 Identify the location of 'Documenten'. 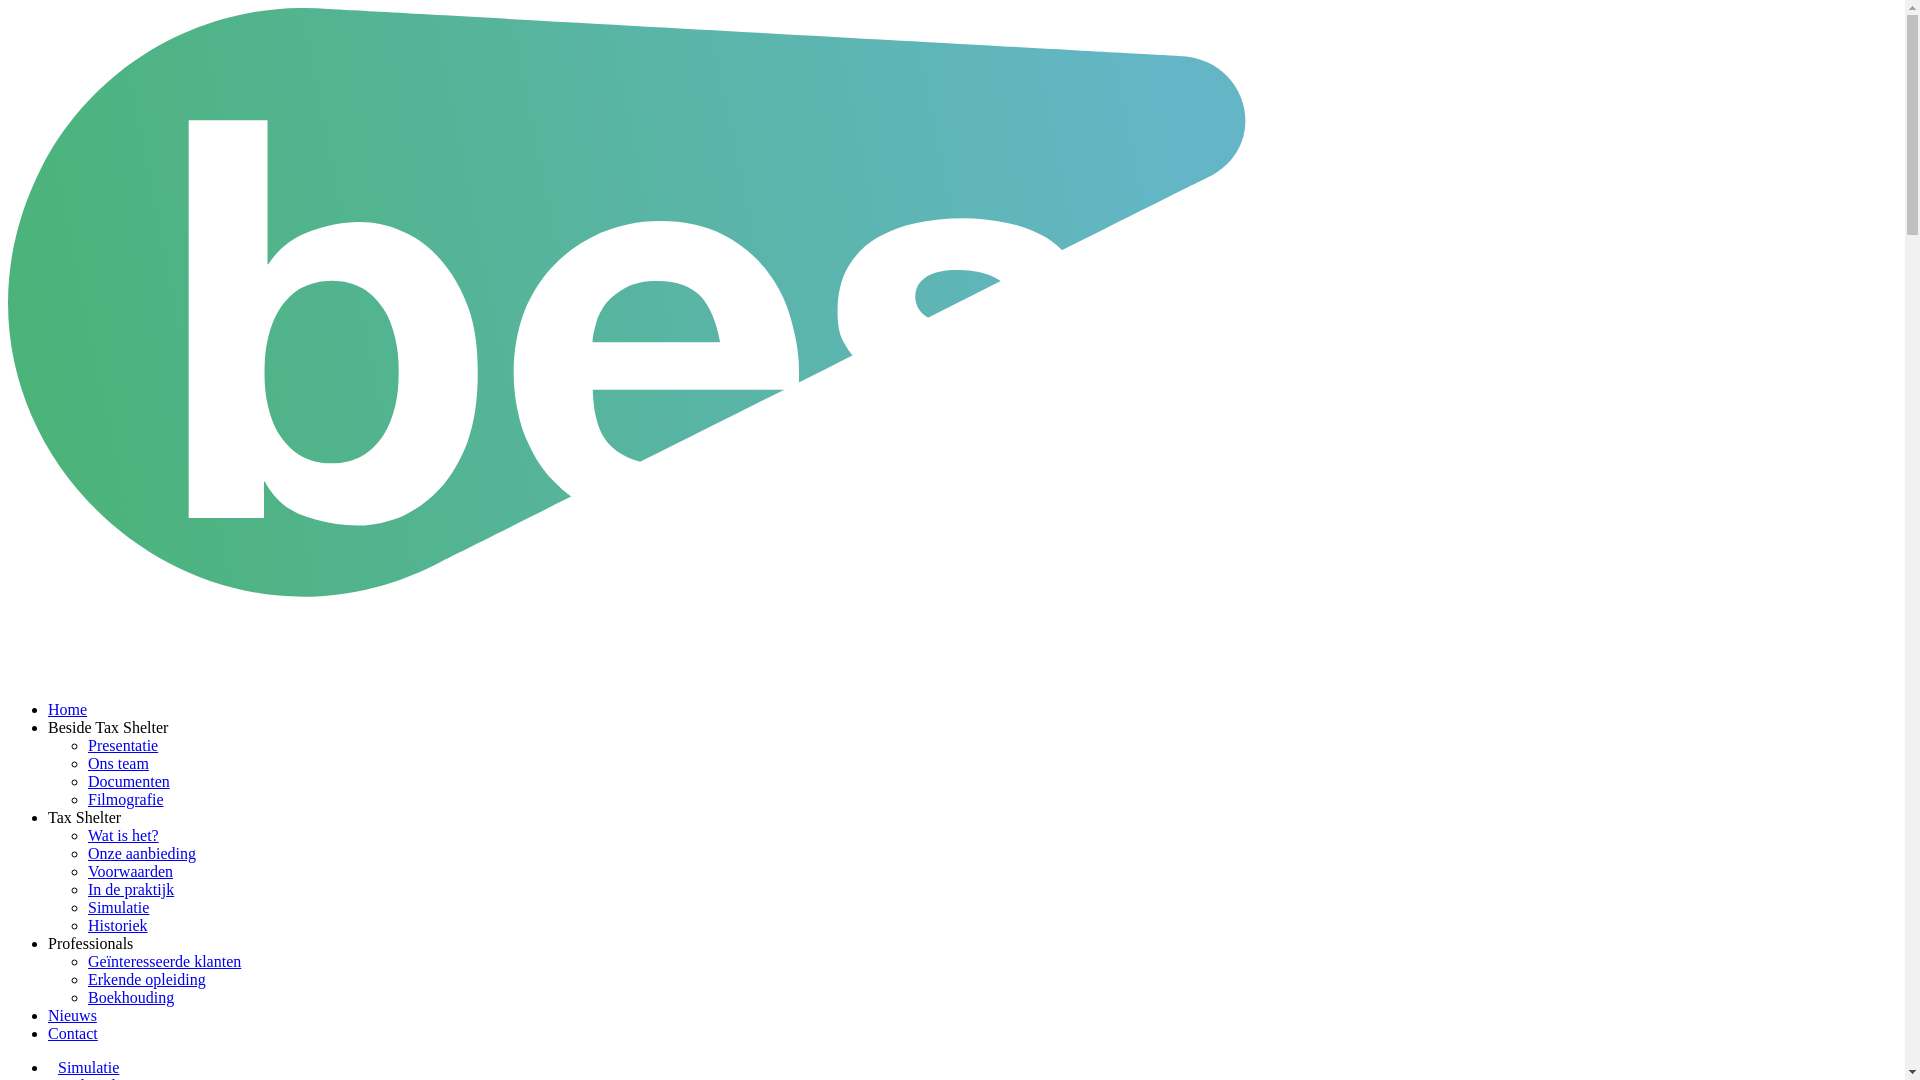
(128, 780).